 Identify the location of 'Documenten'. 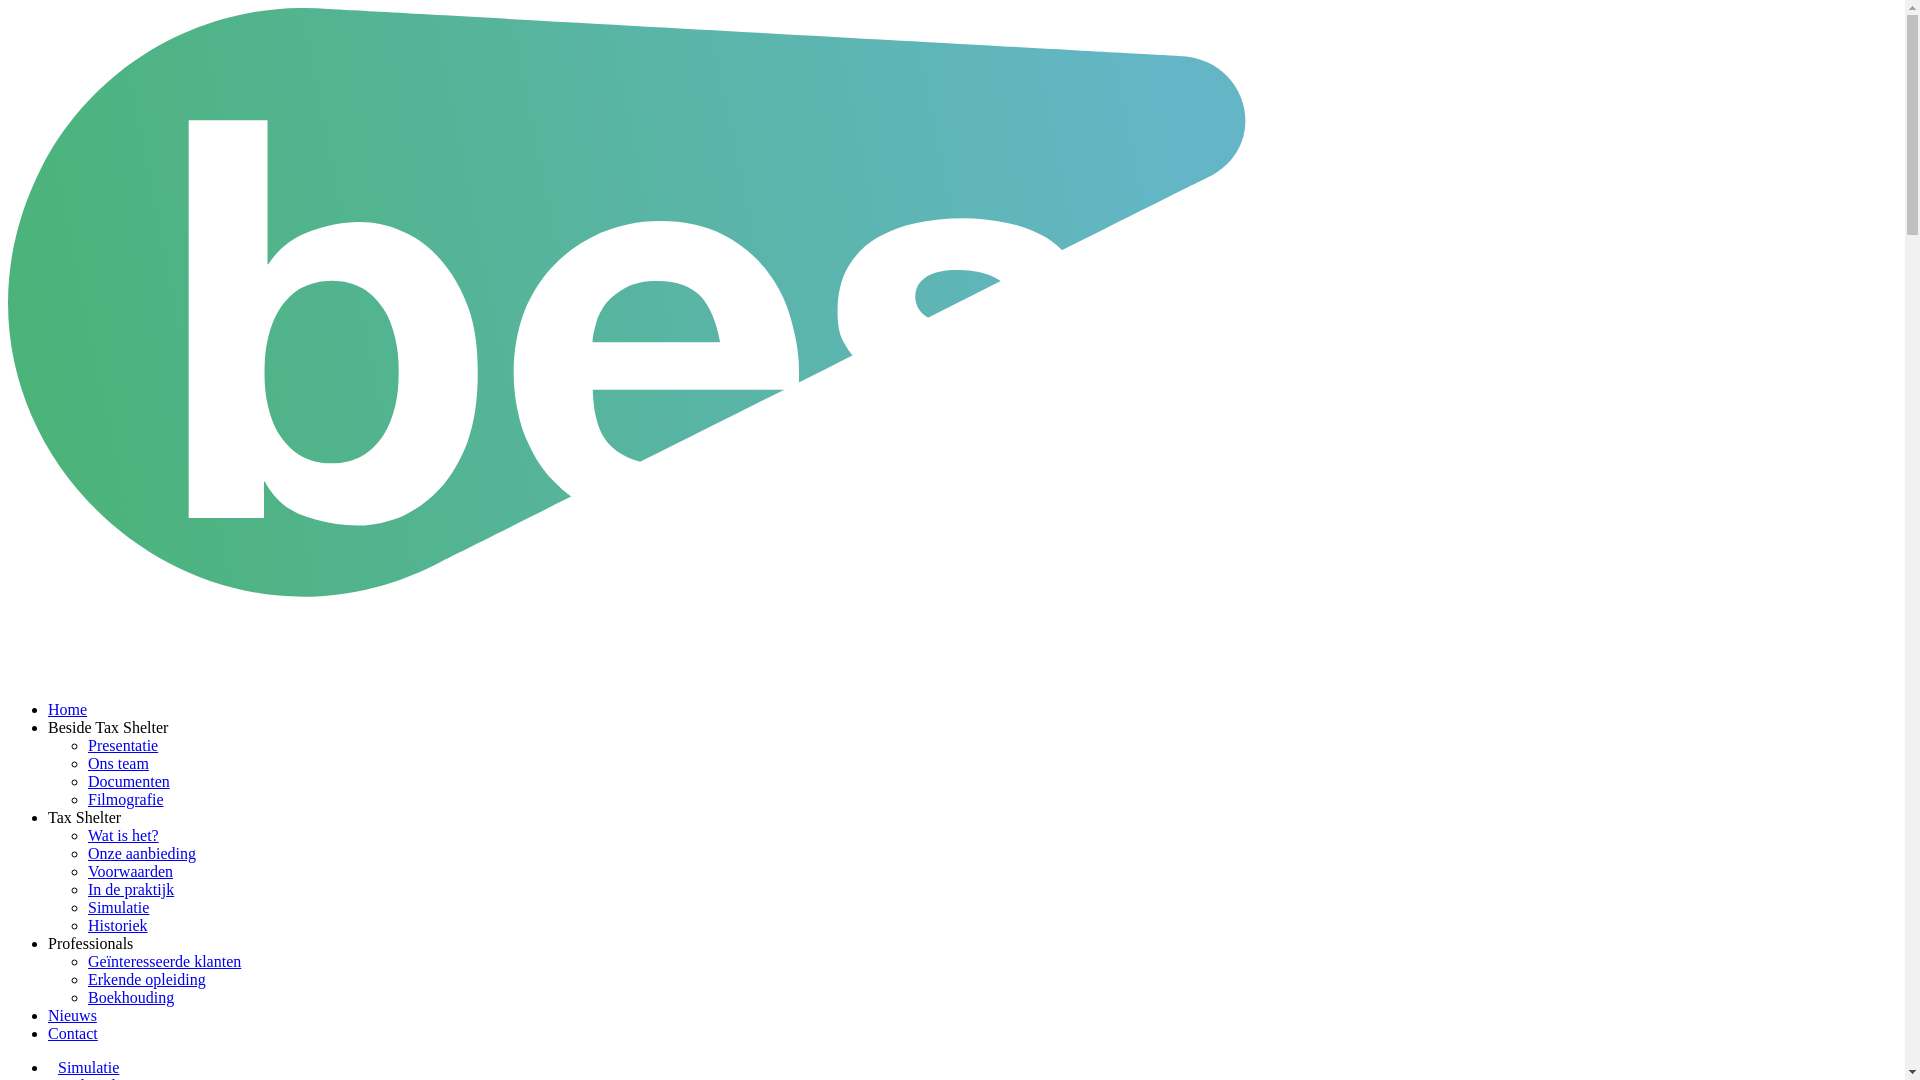
(128, 780).